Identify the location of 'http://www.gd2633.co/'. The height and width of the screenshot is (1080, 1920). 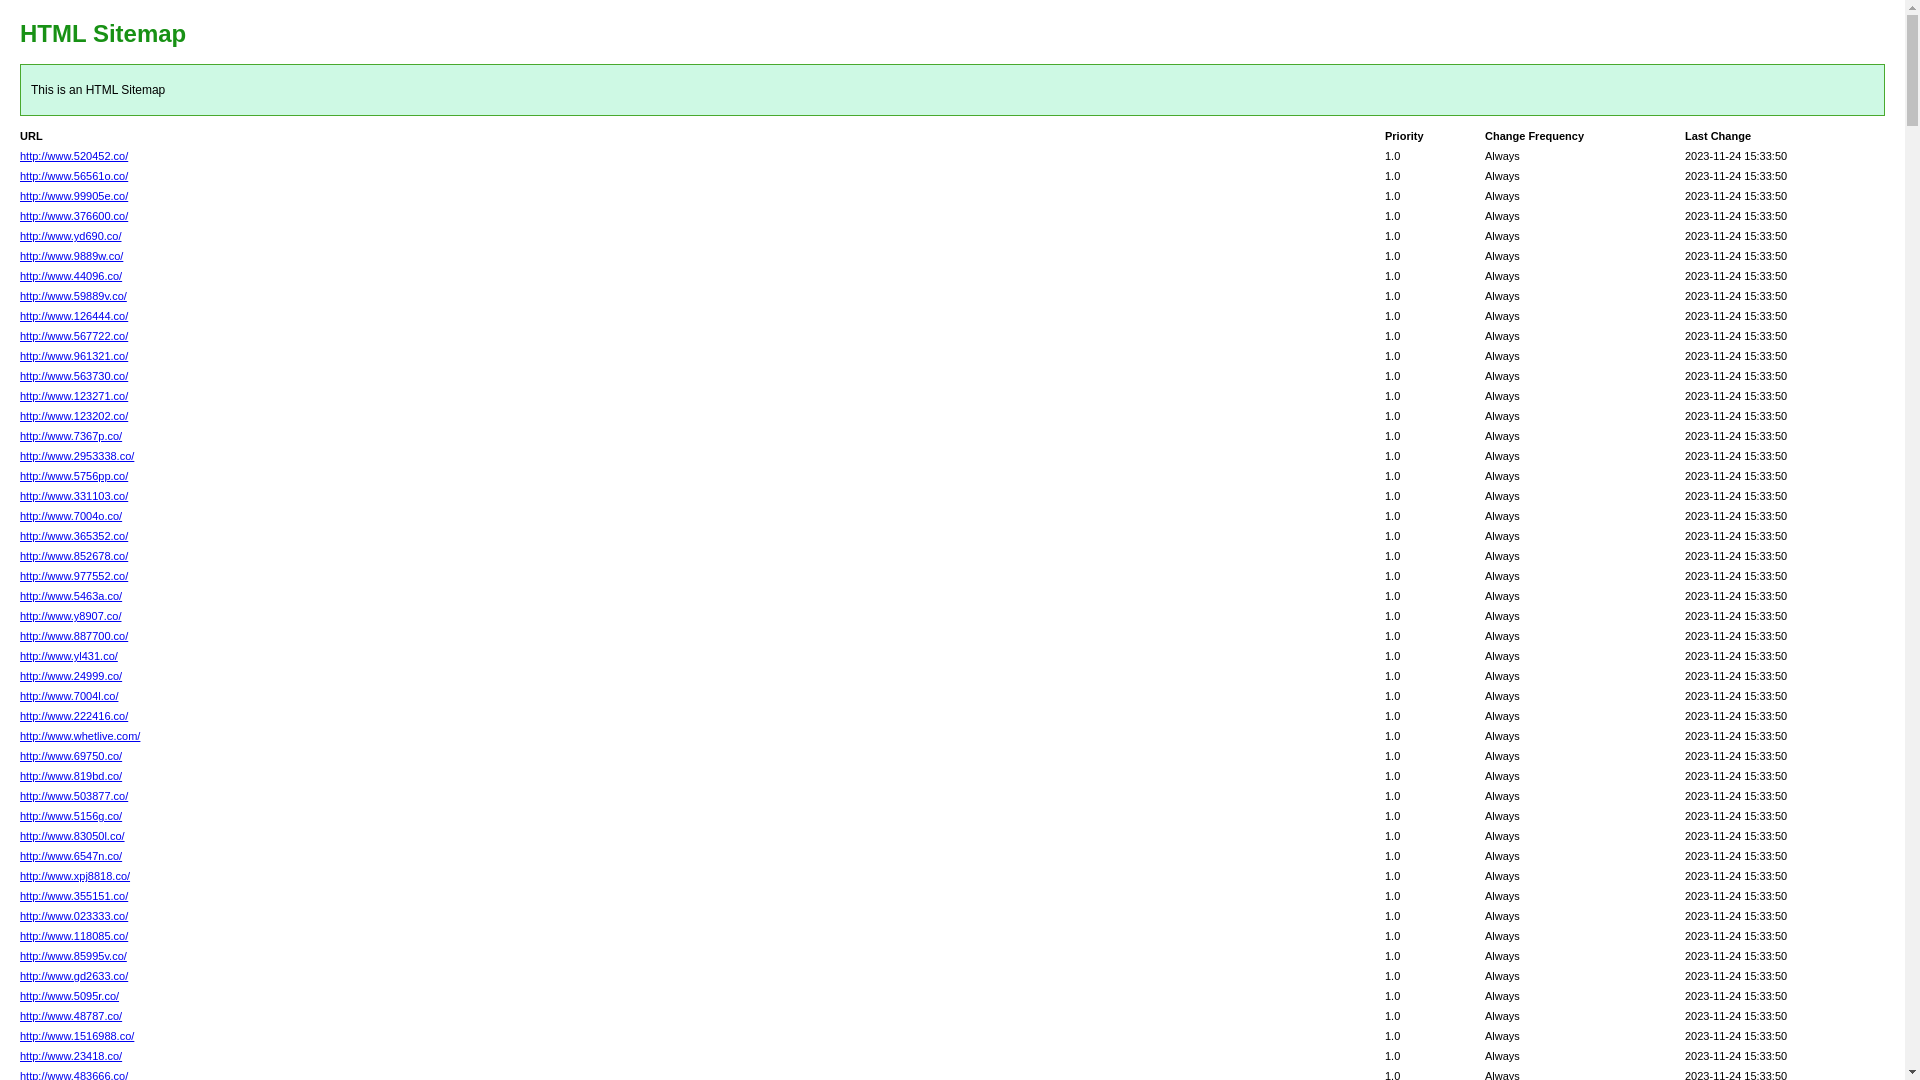
(19, 974).